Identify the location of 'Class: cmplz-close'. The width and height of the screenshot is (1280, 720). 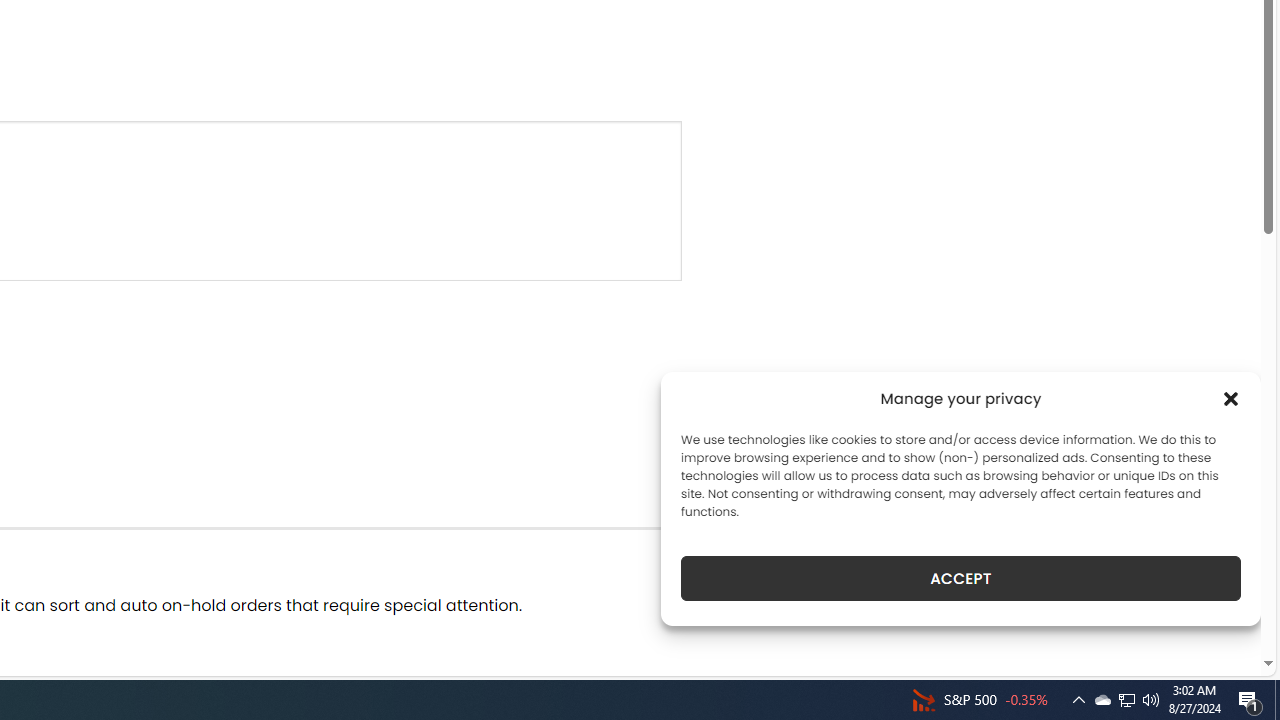
(1230, 398).